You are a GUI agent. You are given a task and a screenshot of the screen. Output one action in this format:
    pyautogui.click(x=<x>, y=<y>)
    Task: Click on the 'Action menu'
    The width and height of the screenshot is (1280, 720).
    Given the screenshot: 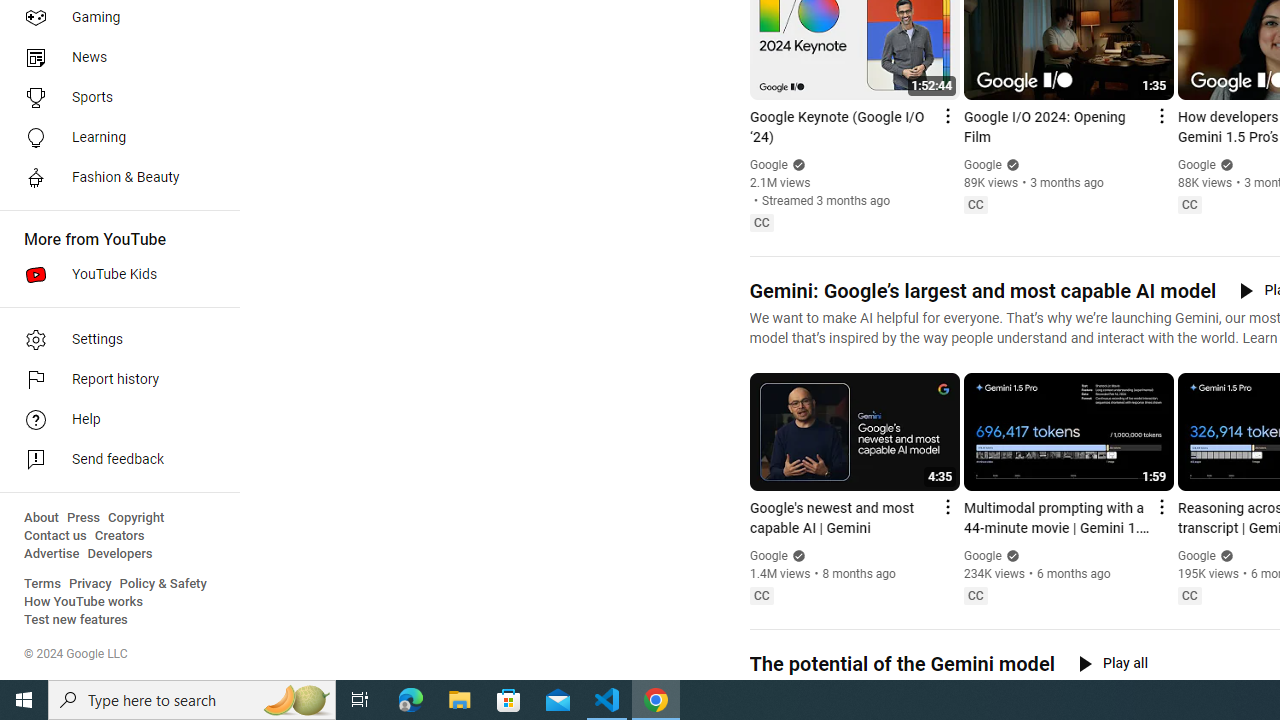 What is the action you would take?
    pyautogui.click(x=1160, y=505)
    